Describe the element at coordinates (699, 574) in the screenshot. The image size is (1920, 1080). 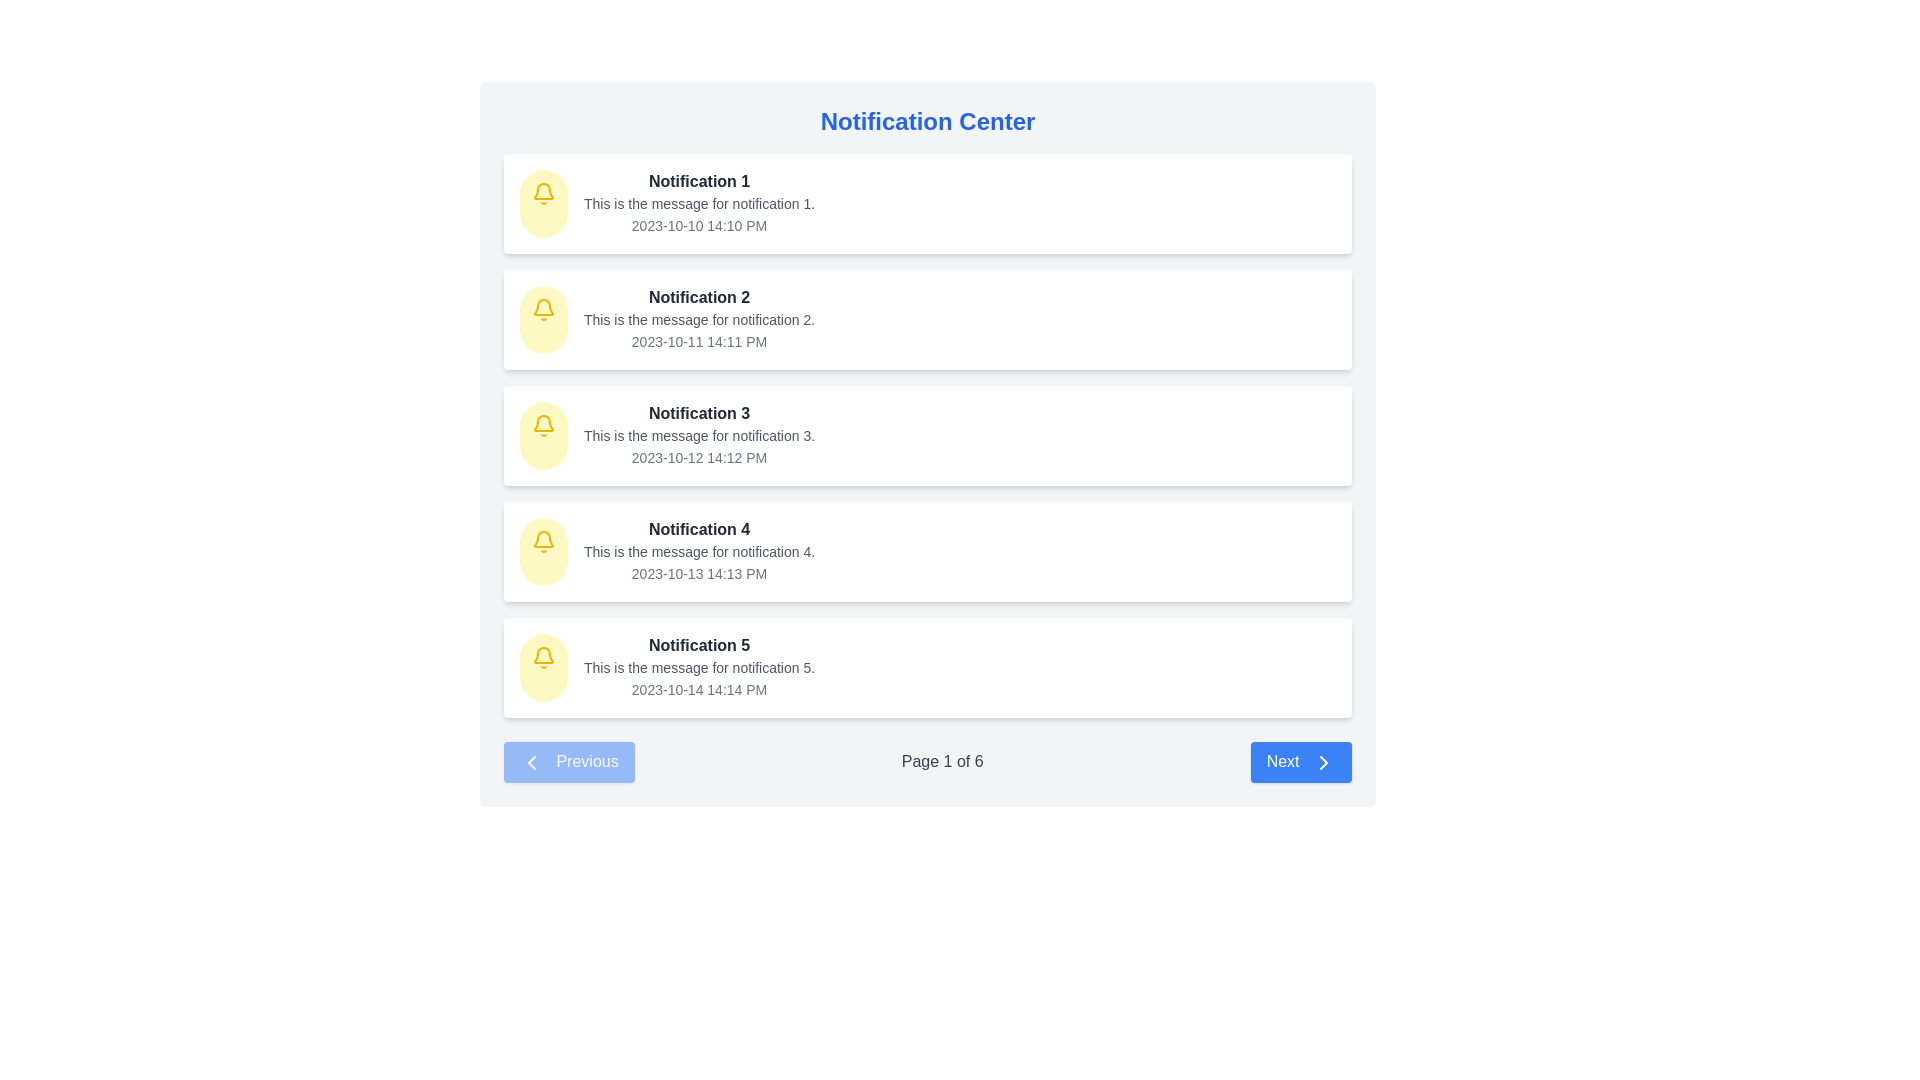
I see `timestamp displayed at the bottom right of 'Notification 4' card, which shows '2023-10-13 14:13 PM'` at that location.